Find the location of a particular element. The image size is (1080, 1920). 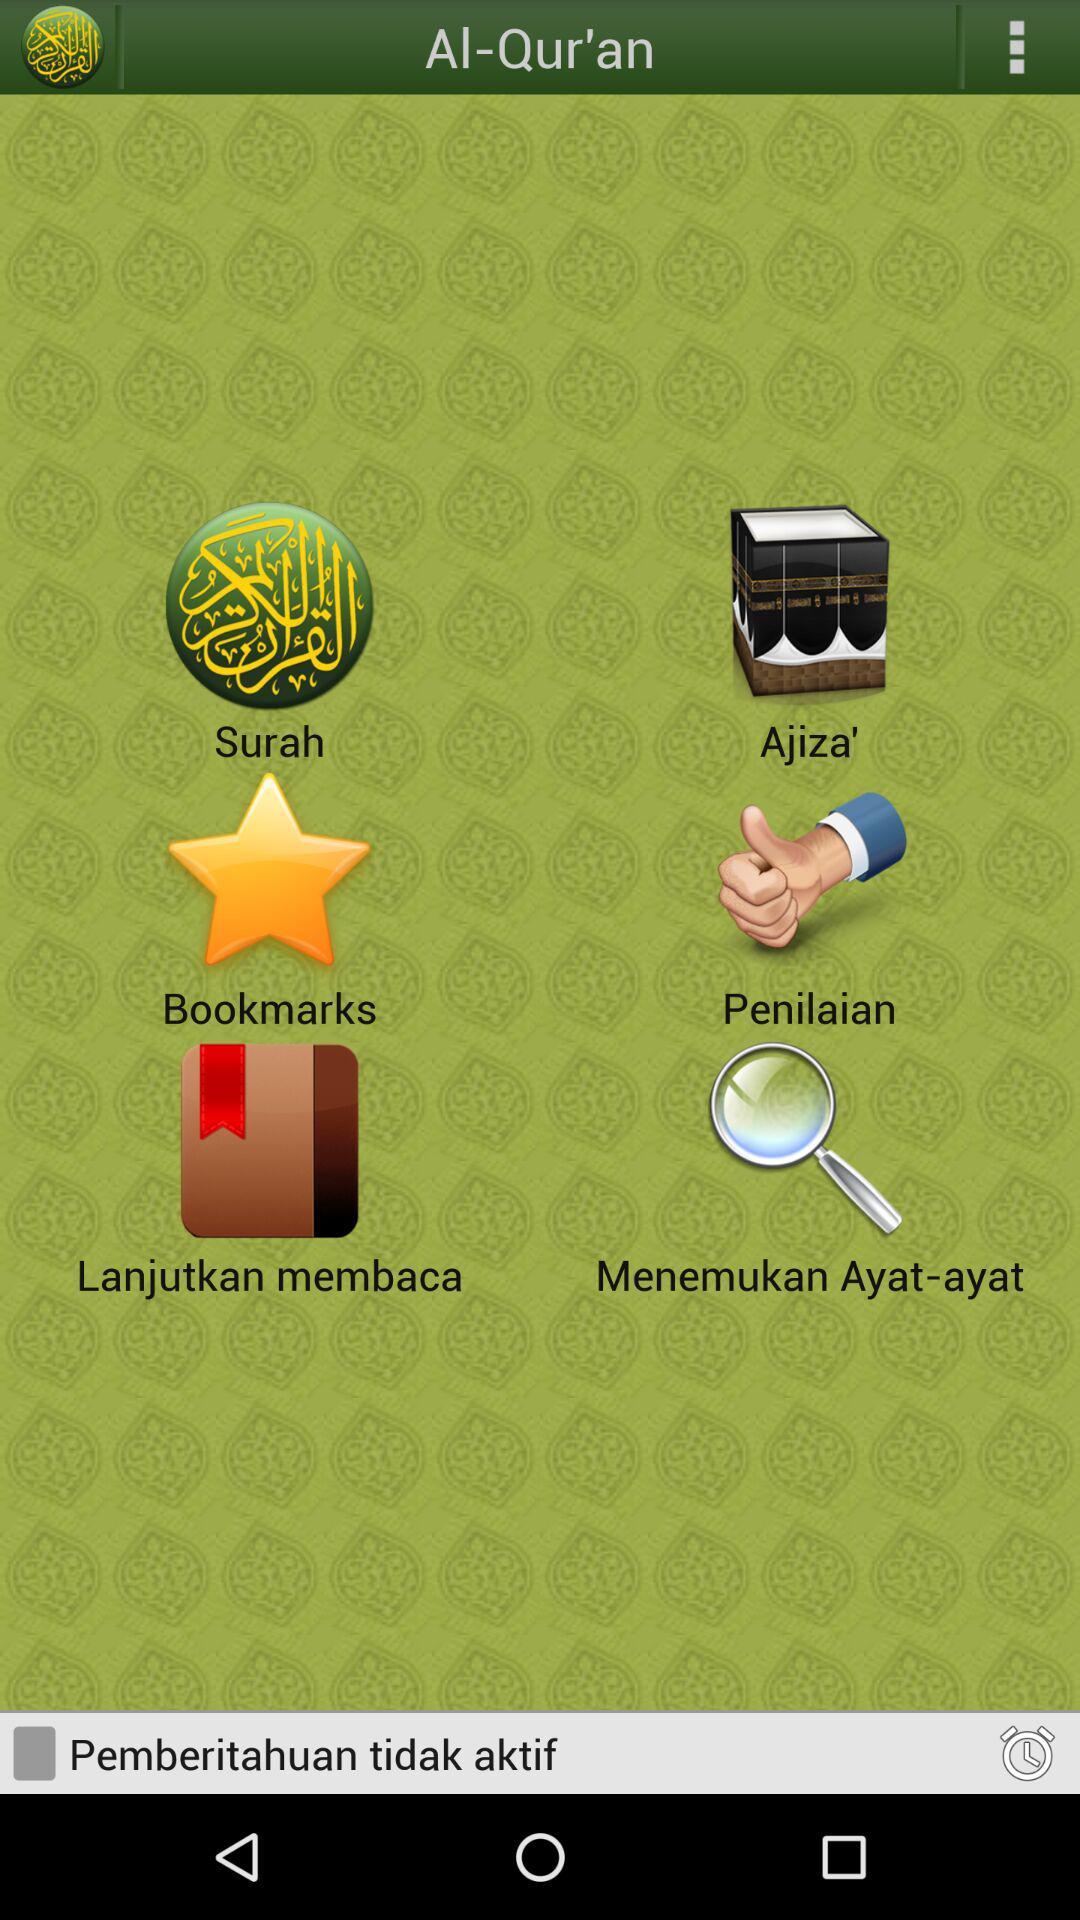

ajiza is located at coordinates (810, 605).